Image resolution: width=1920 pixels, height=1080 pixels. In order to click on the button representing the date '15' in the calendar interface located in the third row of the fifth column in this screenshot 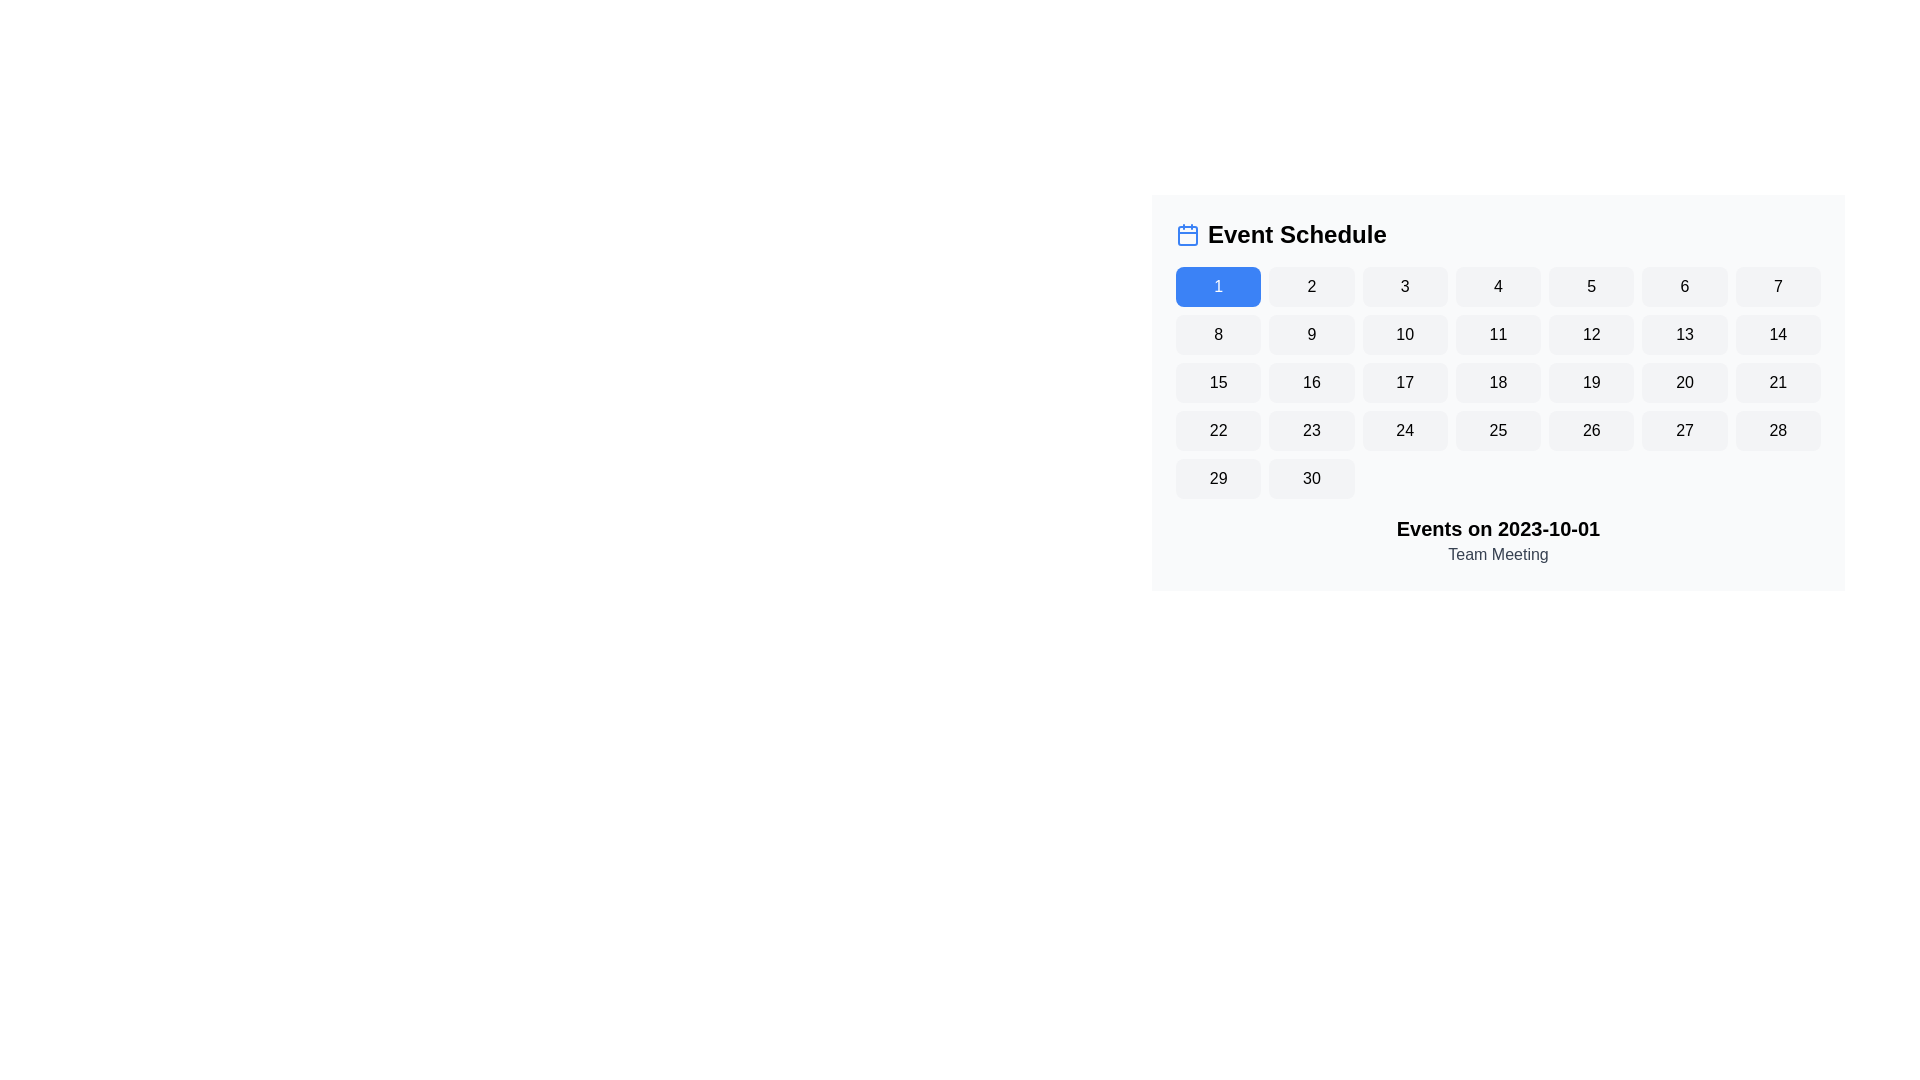, I will do `click(1217, 382)`.